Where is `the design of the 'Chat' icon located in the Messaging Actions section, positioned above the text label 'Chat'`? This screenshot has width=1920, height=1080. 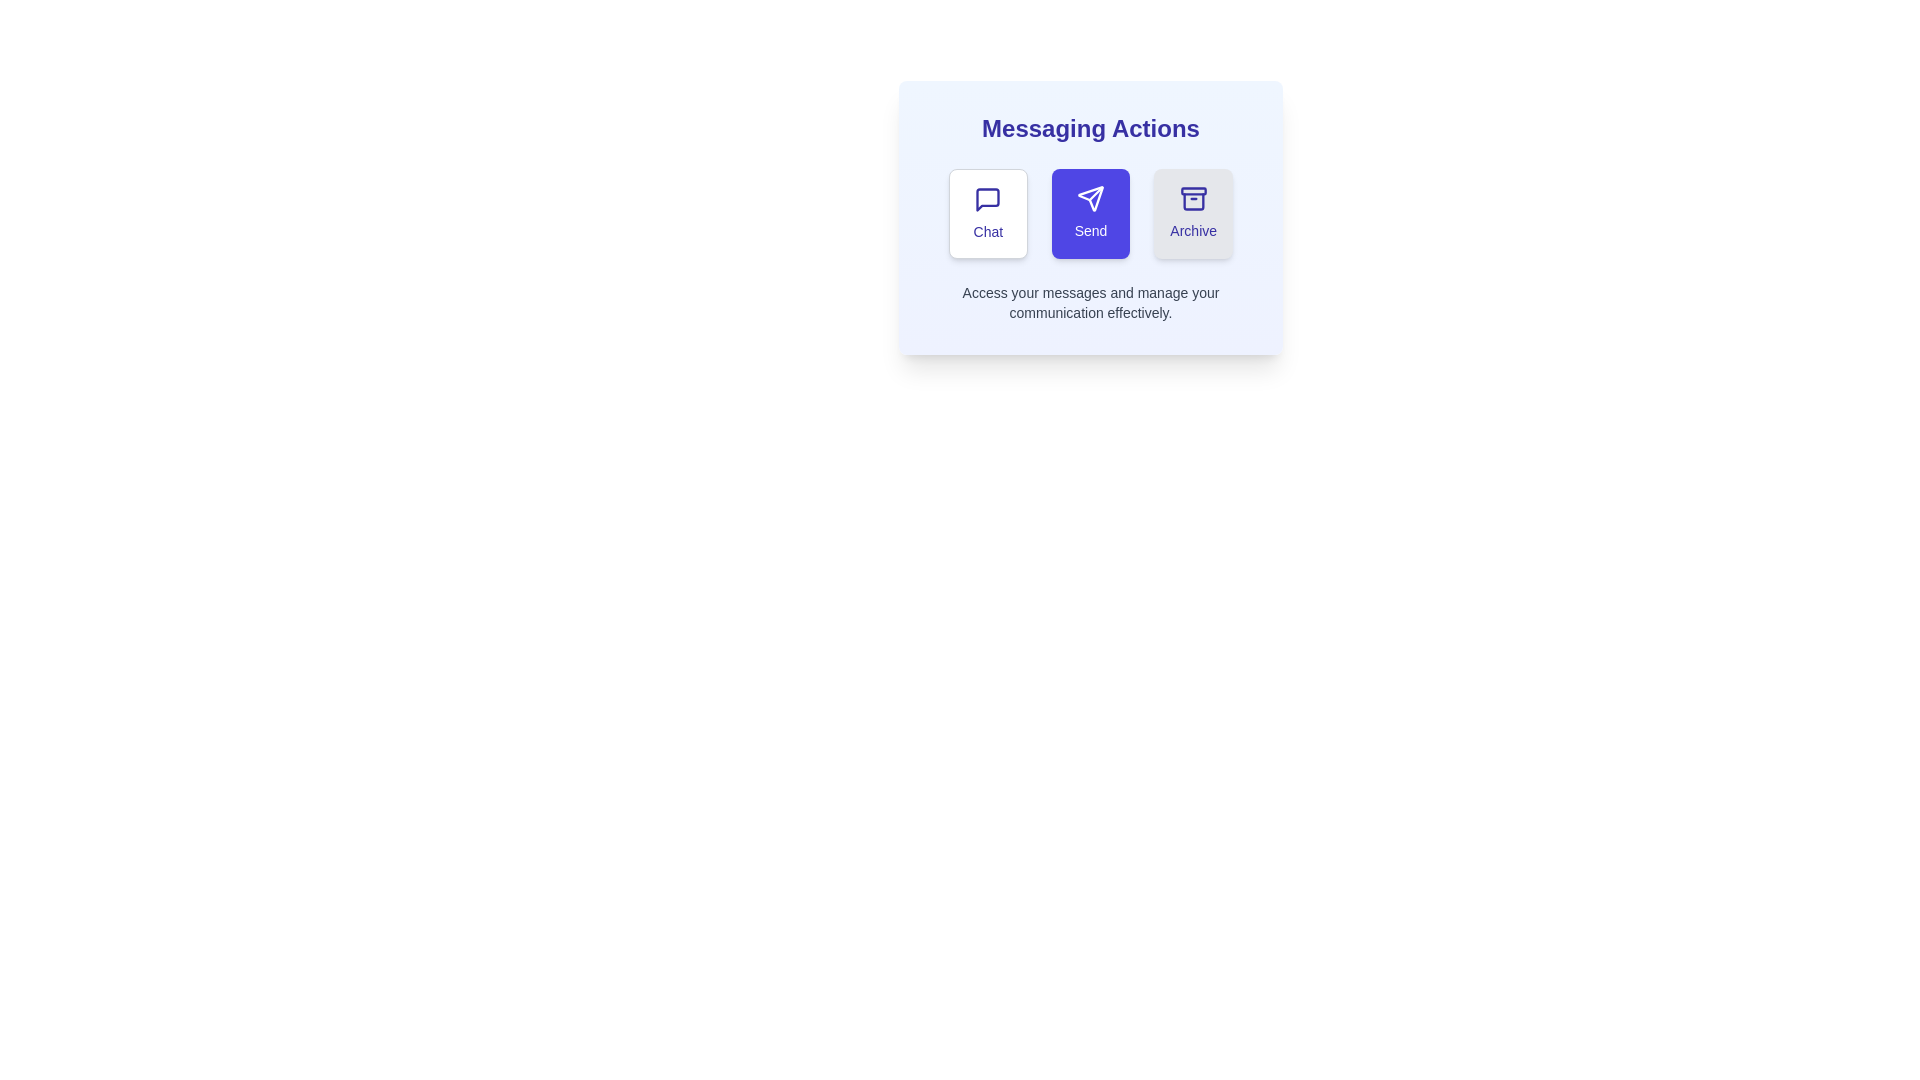 the design of the 'Chat' icon located in the Messaging Actions section, positioned above the text label 'Chat' is located at coordinates (988, 200).